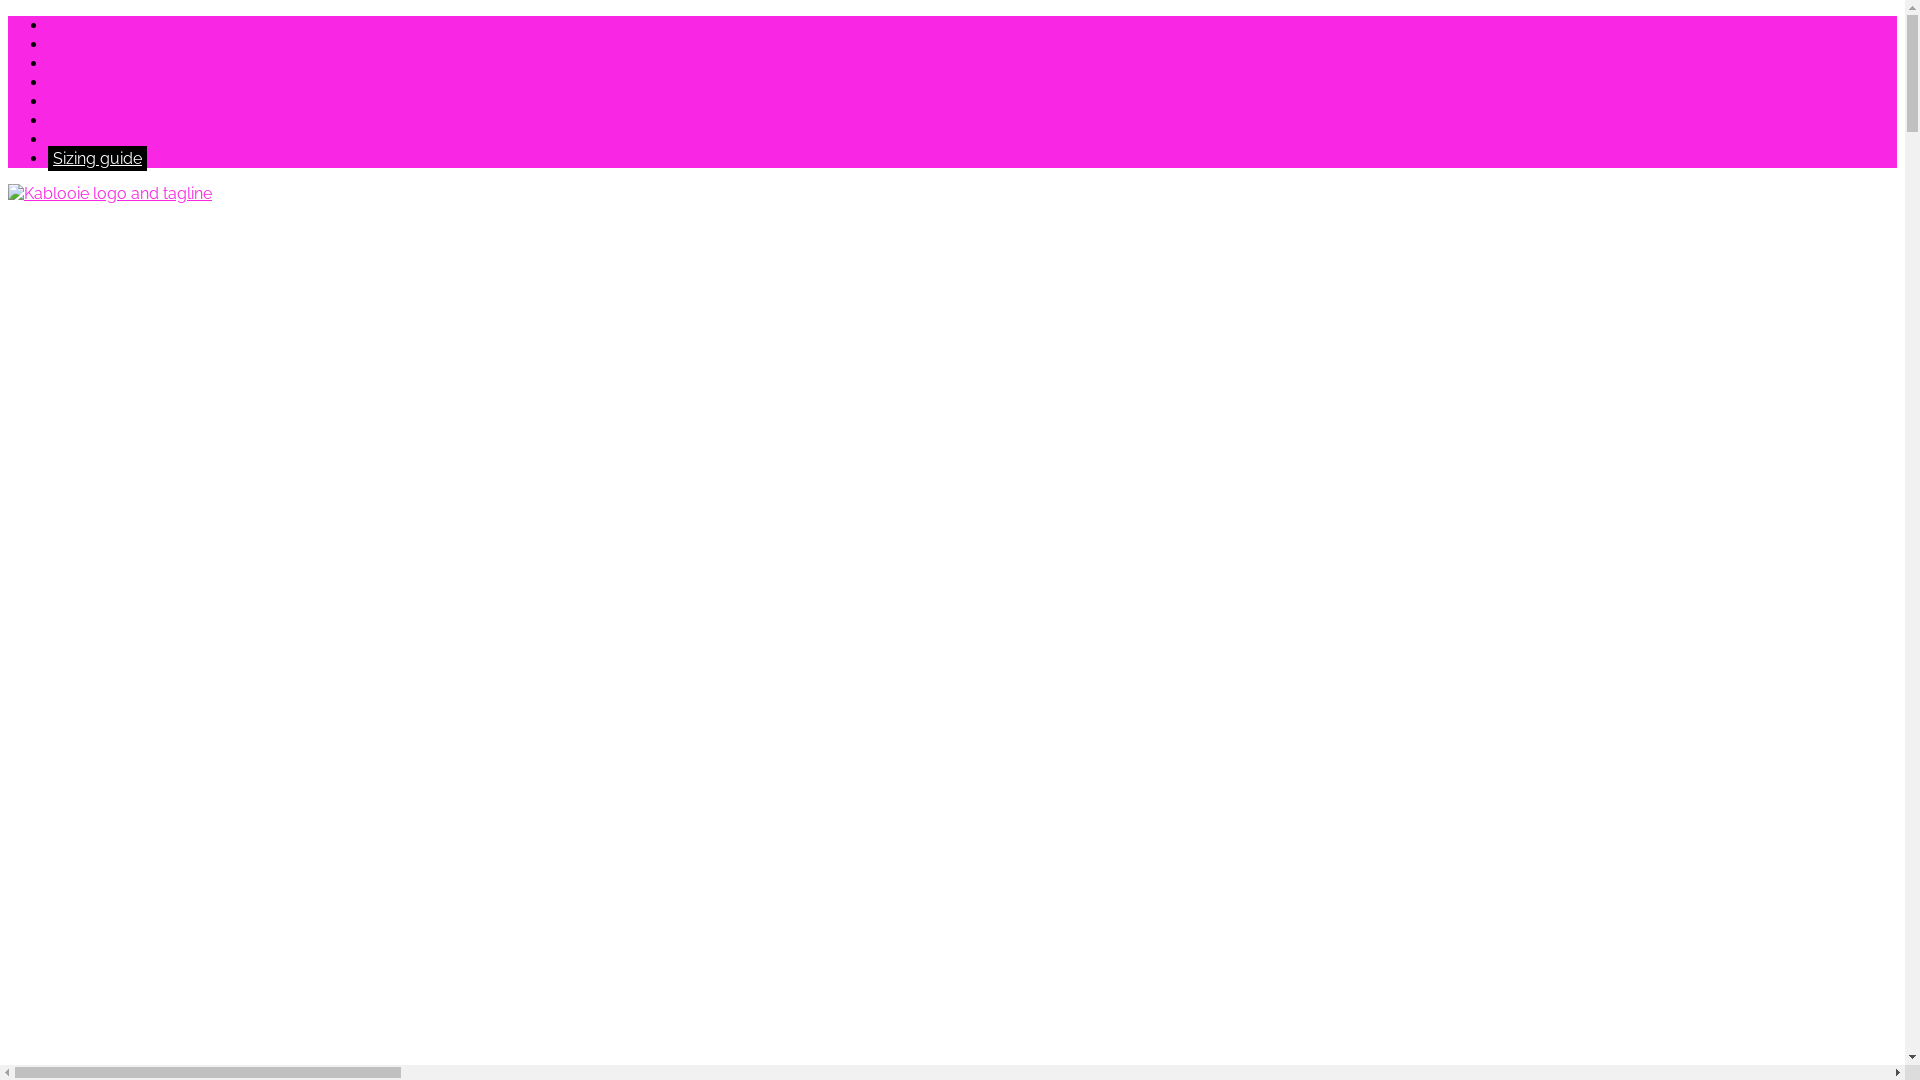  I want to click on 'Rewards Club', so click(99, 120).